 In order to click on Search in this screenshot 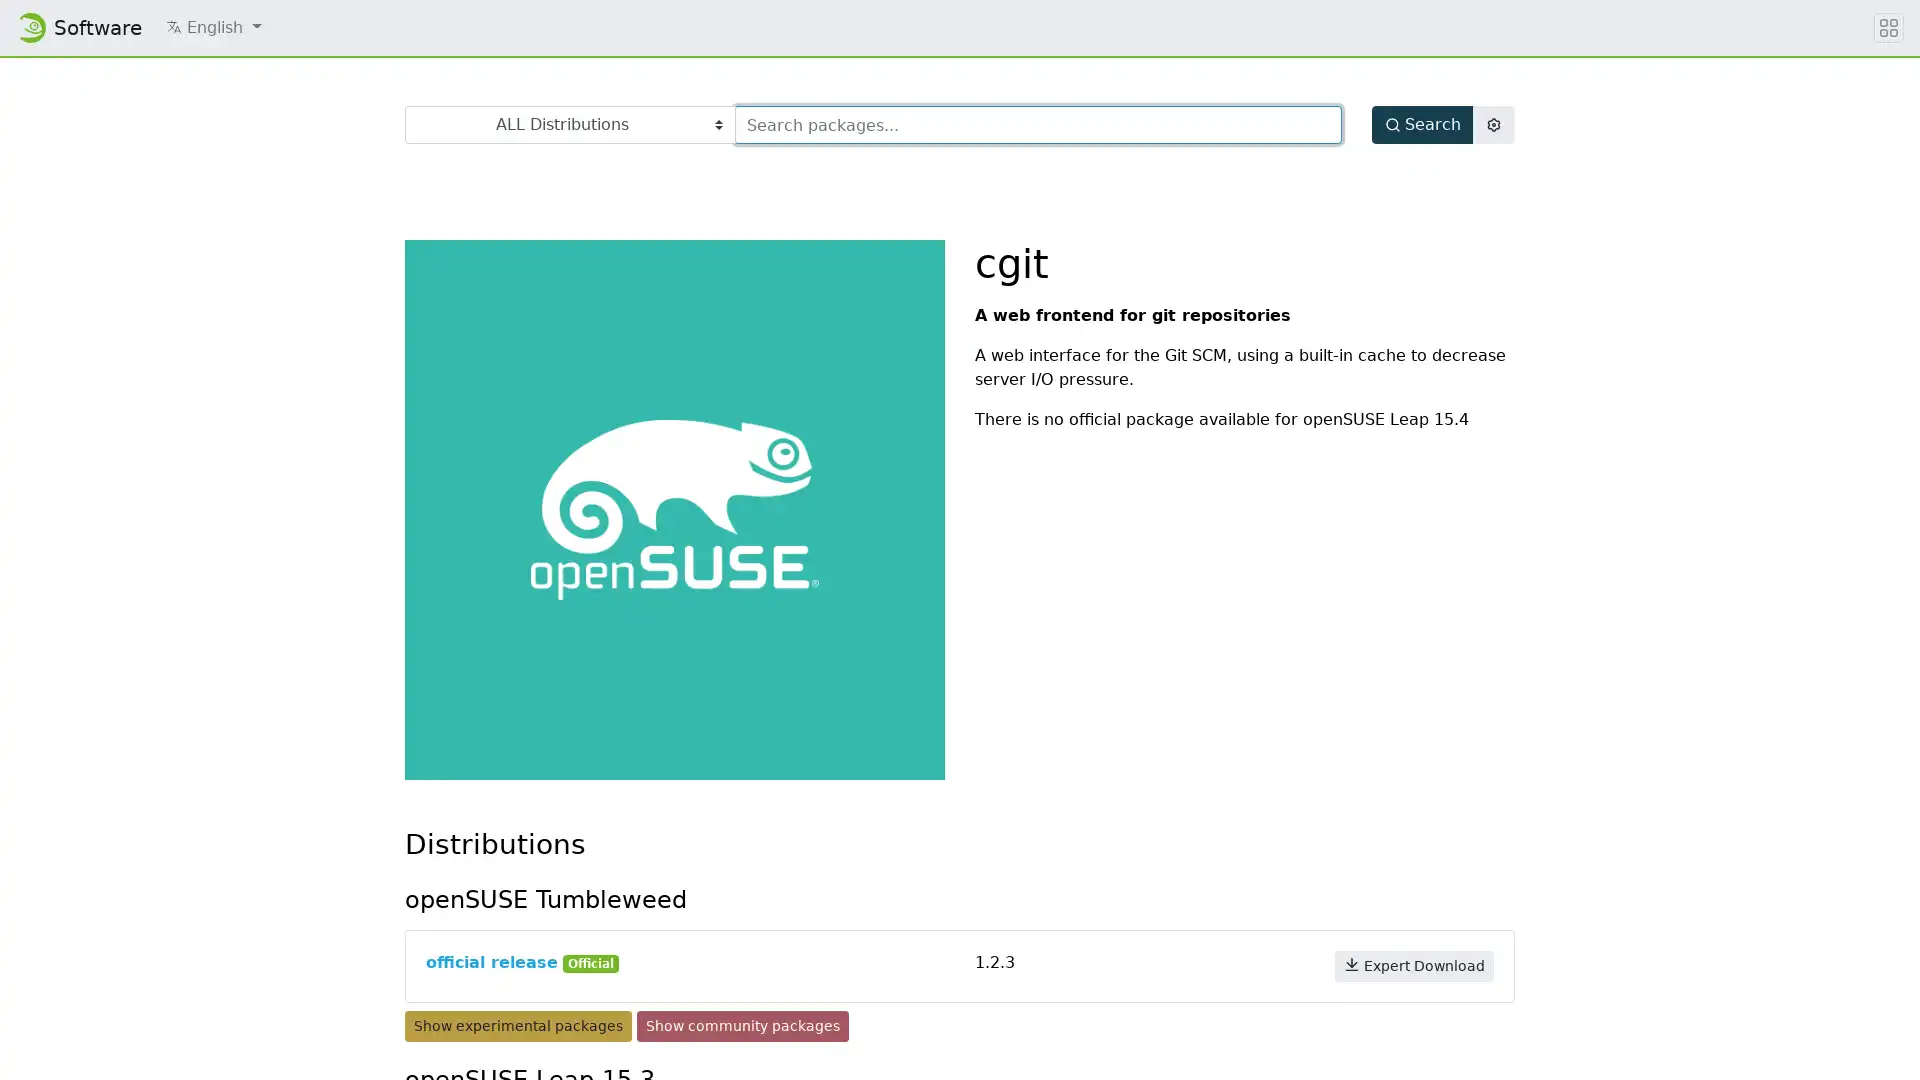, I will do `click(1421, 124)`.